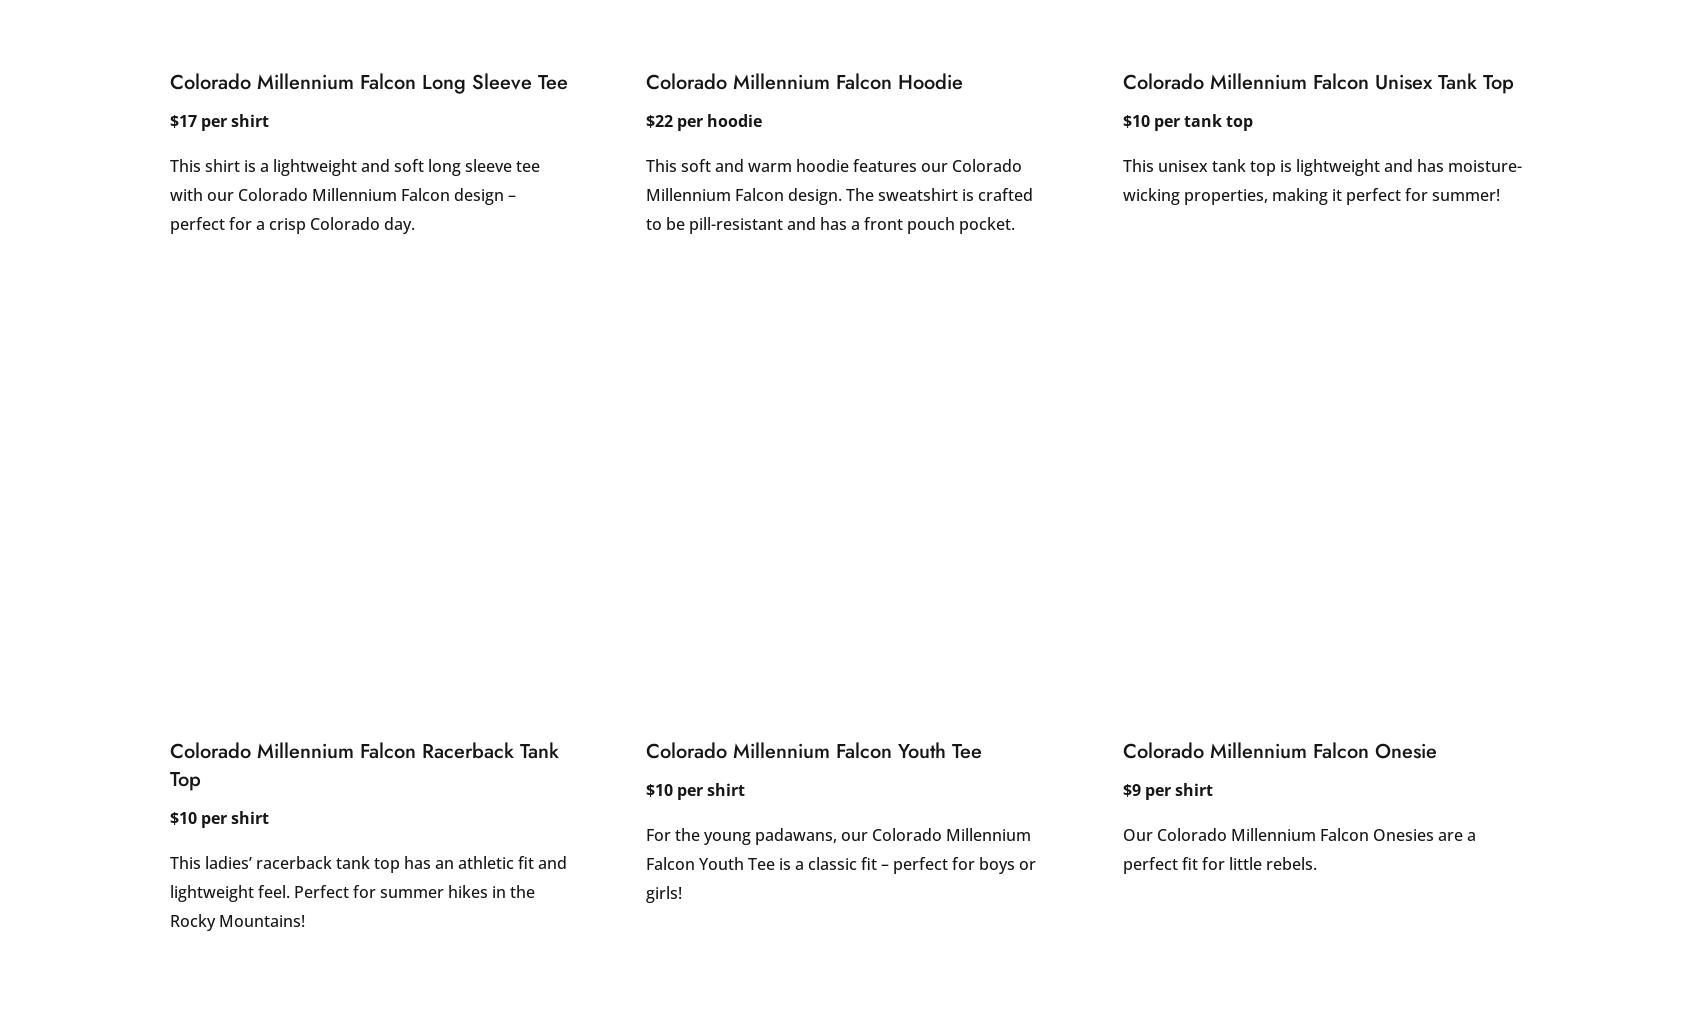 The height and width of the screenshot is (1014, 1695). I want to click on 'Colorado Millennium Falcon Racerback Tank Top', so click(362, 765).